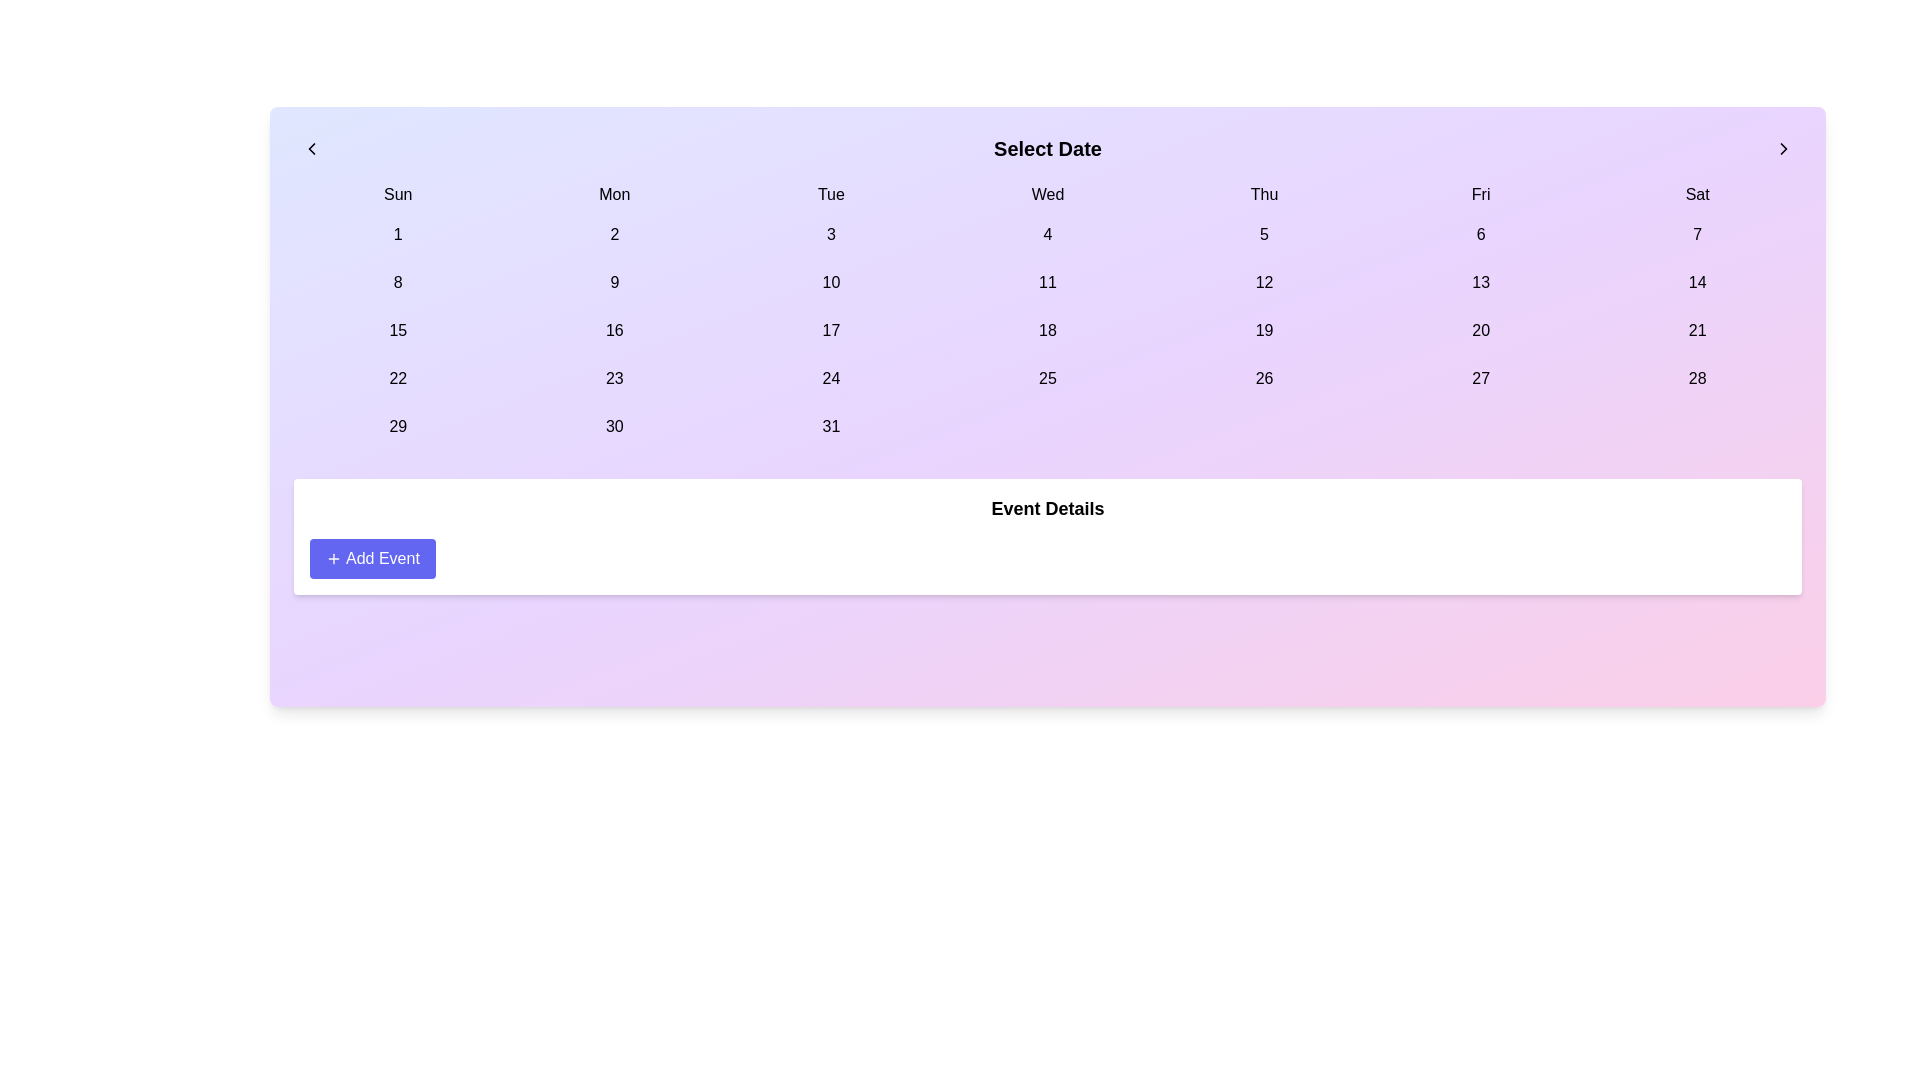 This screenshot has width=1920, height=1080. What do you see at coordinates (613, 426) in the screenshot?
I see `the rounded rectangular button displaying the number '30' located in the bottom row, second column under the 'Mon' header` at bounding box center [613, 426].